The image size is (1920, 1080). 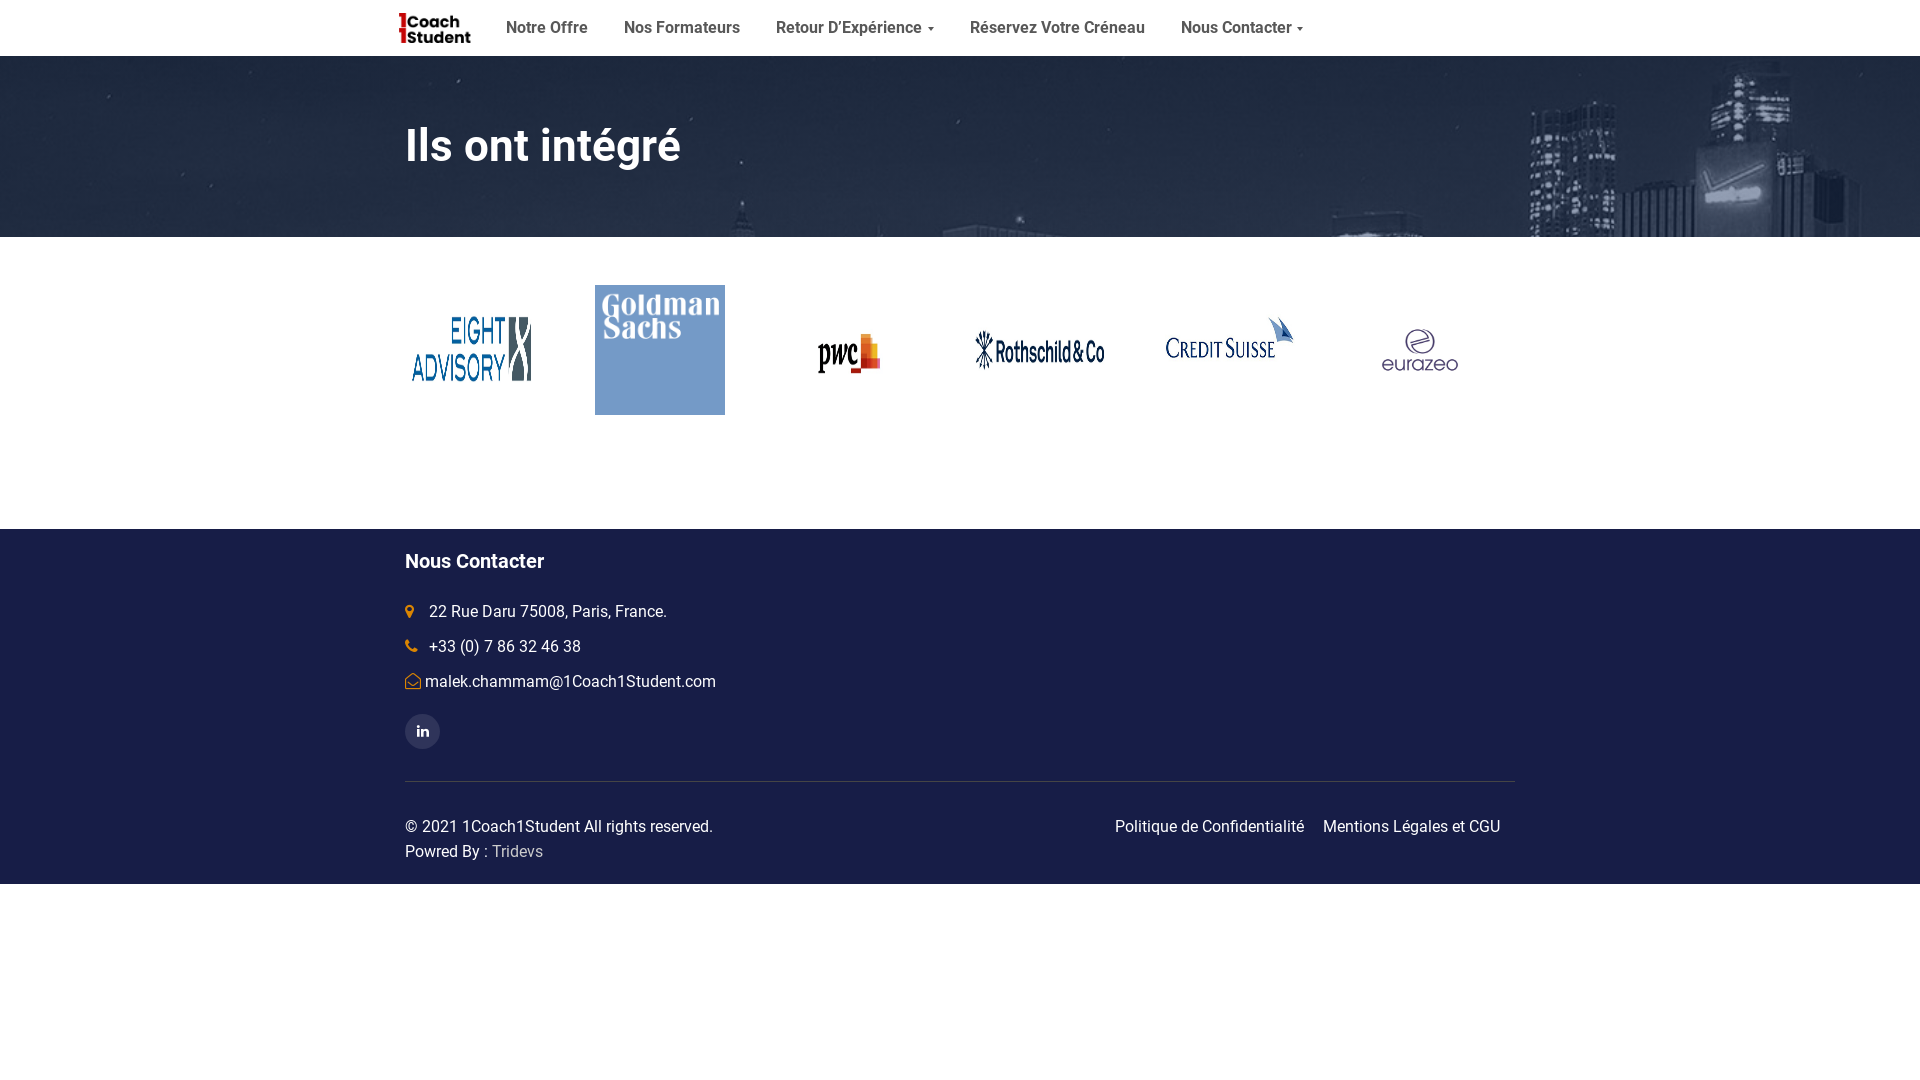 I want to click on 'Rothschild', so click(x=1040, y=349).